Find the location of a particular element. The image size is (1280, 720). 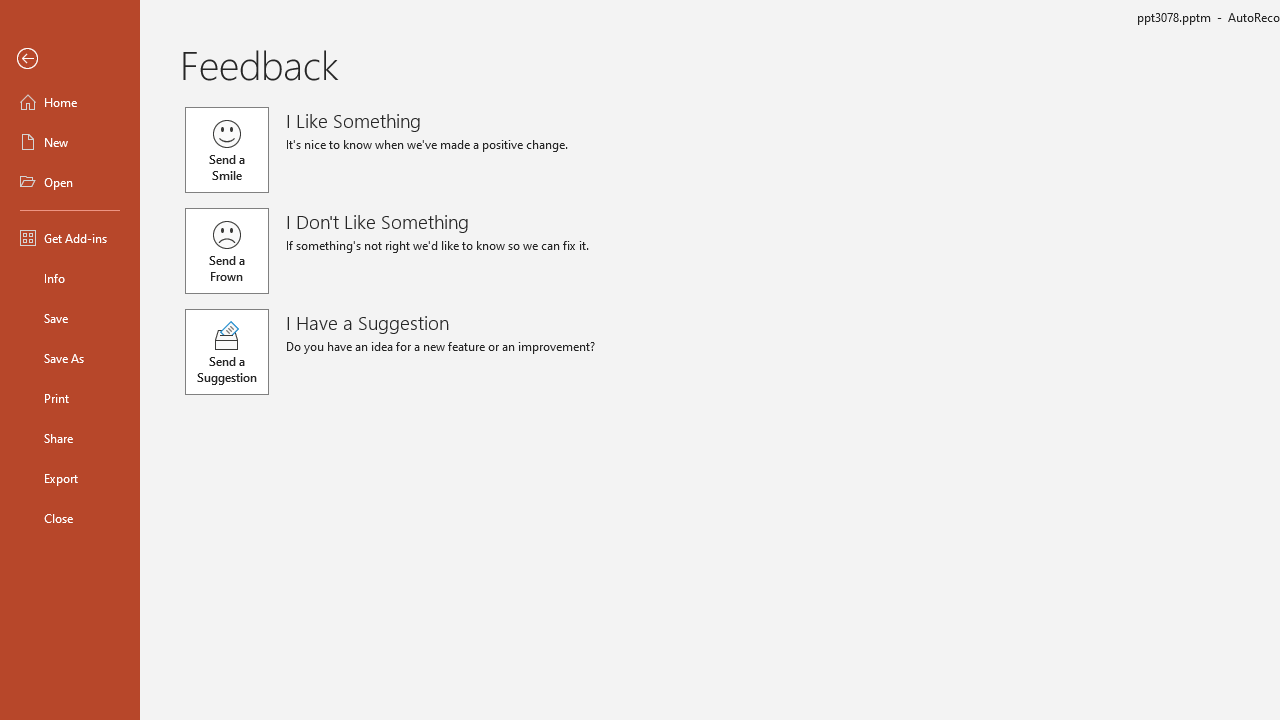

'Back' is located at coordinates (69, 58).